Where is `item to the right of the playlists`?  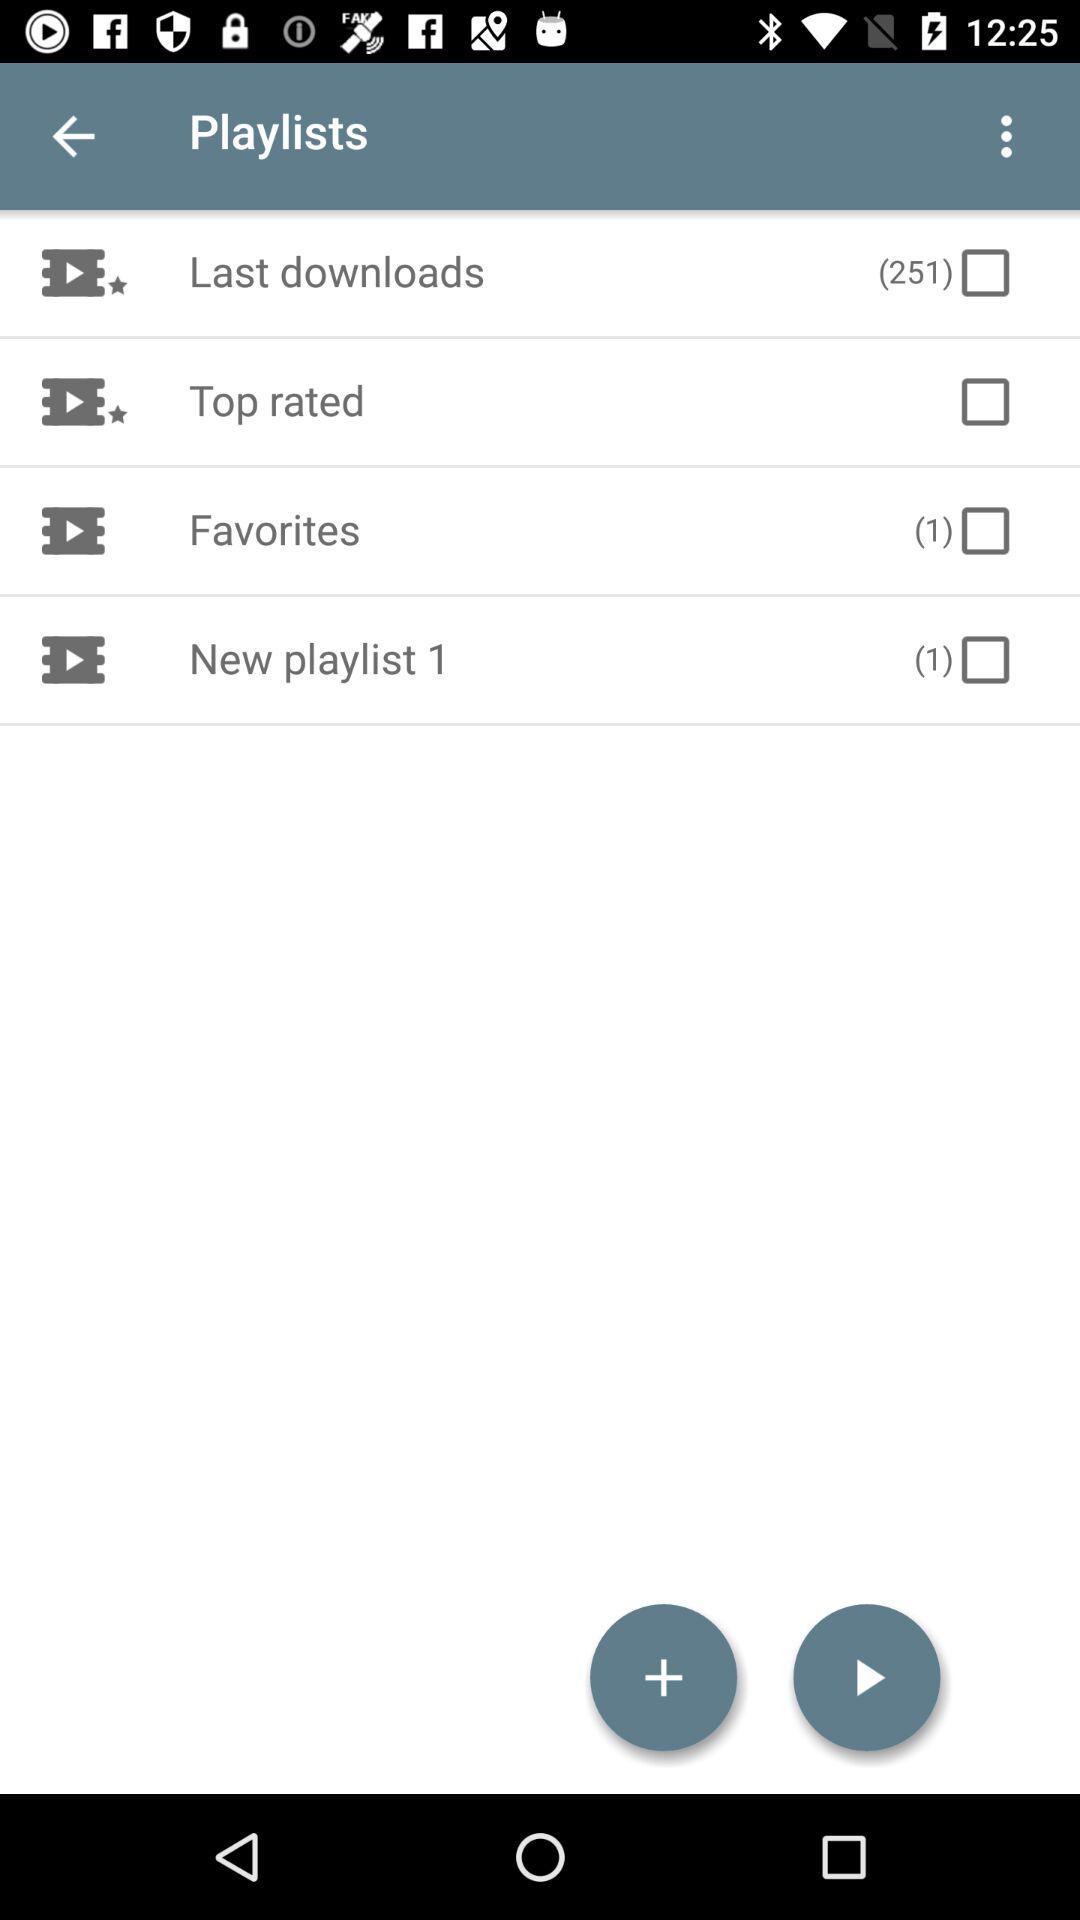
item to the right of the playlists is located at coordinates (1006, 135).